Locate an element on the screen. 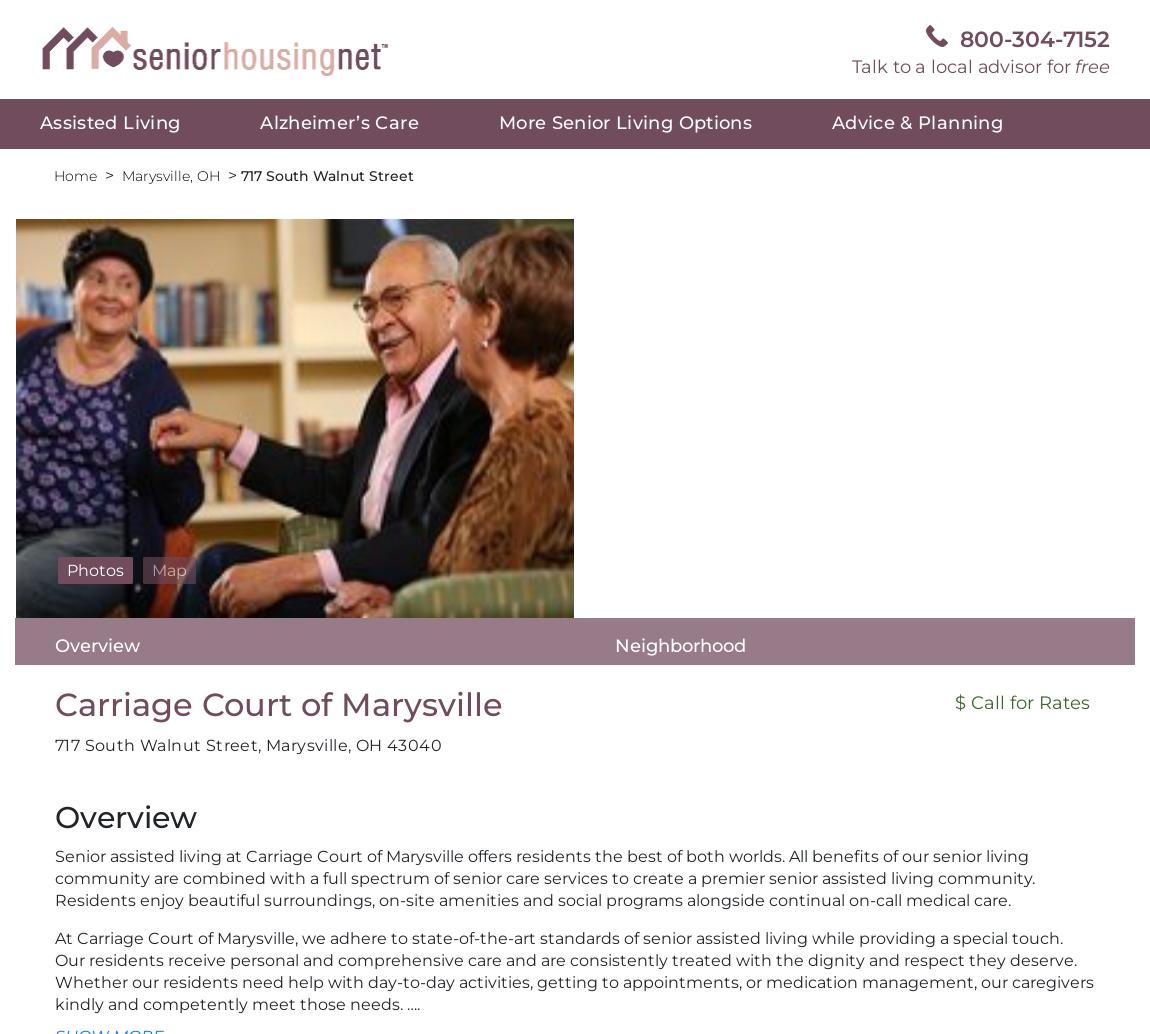 Image resolution: width=1150 pixels, height=1034 pixels. 'Advice & Planning' is located at coordinates (916, 123).